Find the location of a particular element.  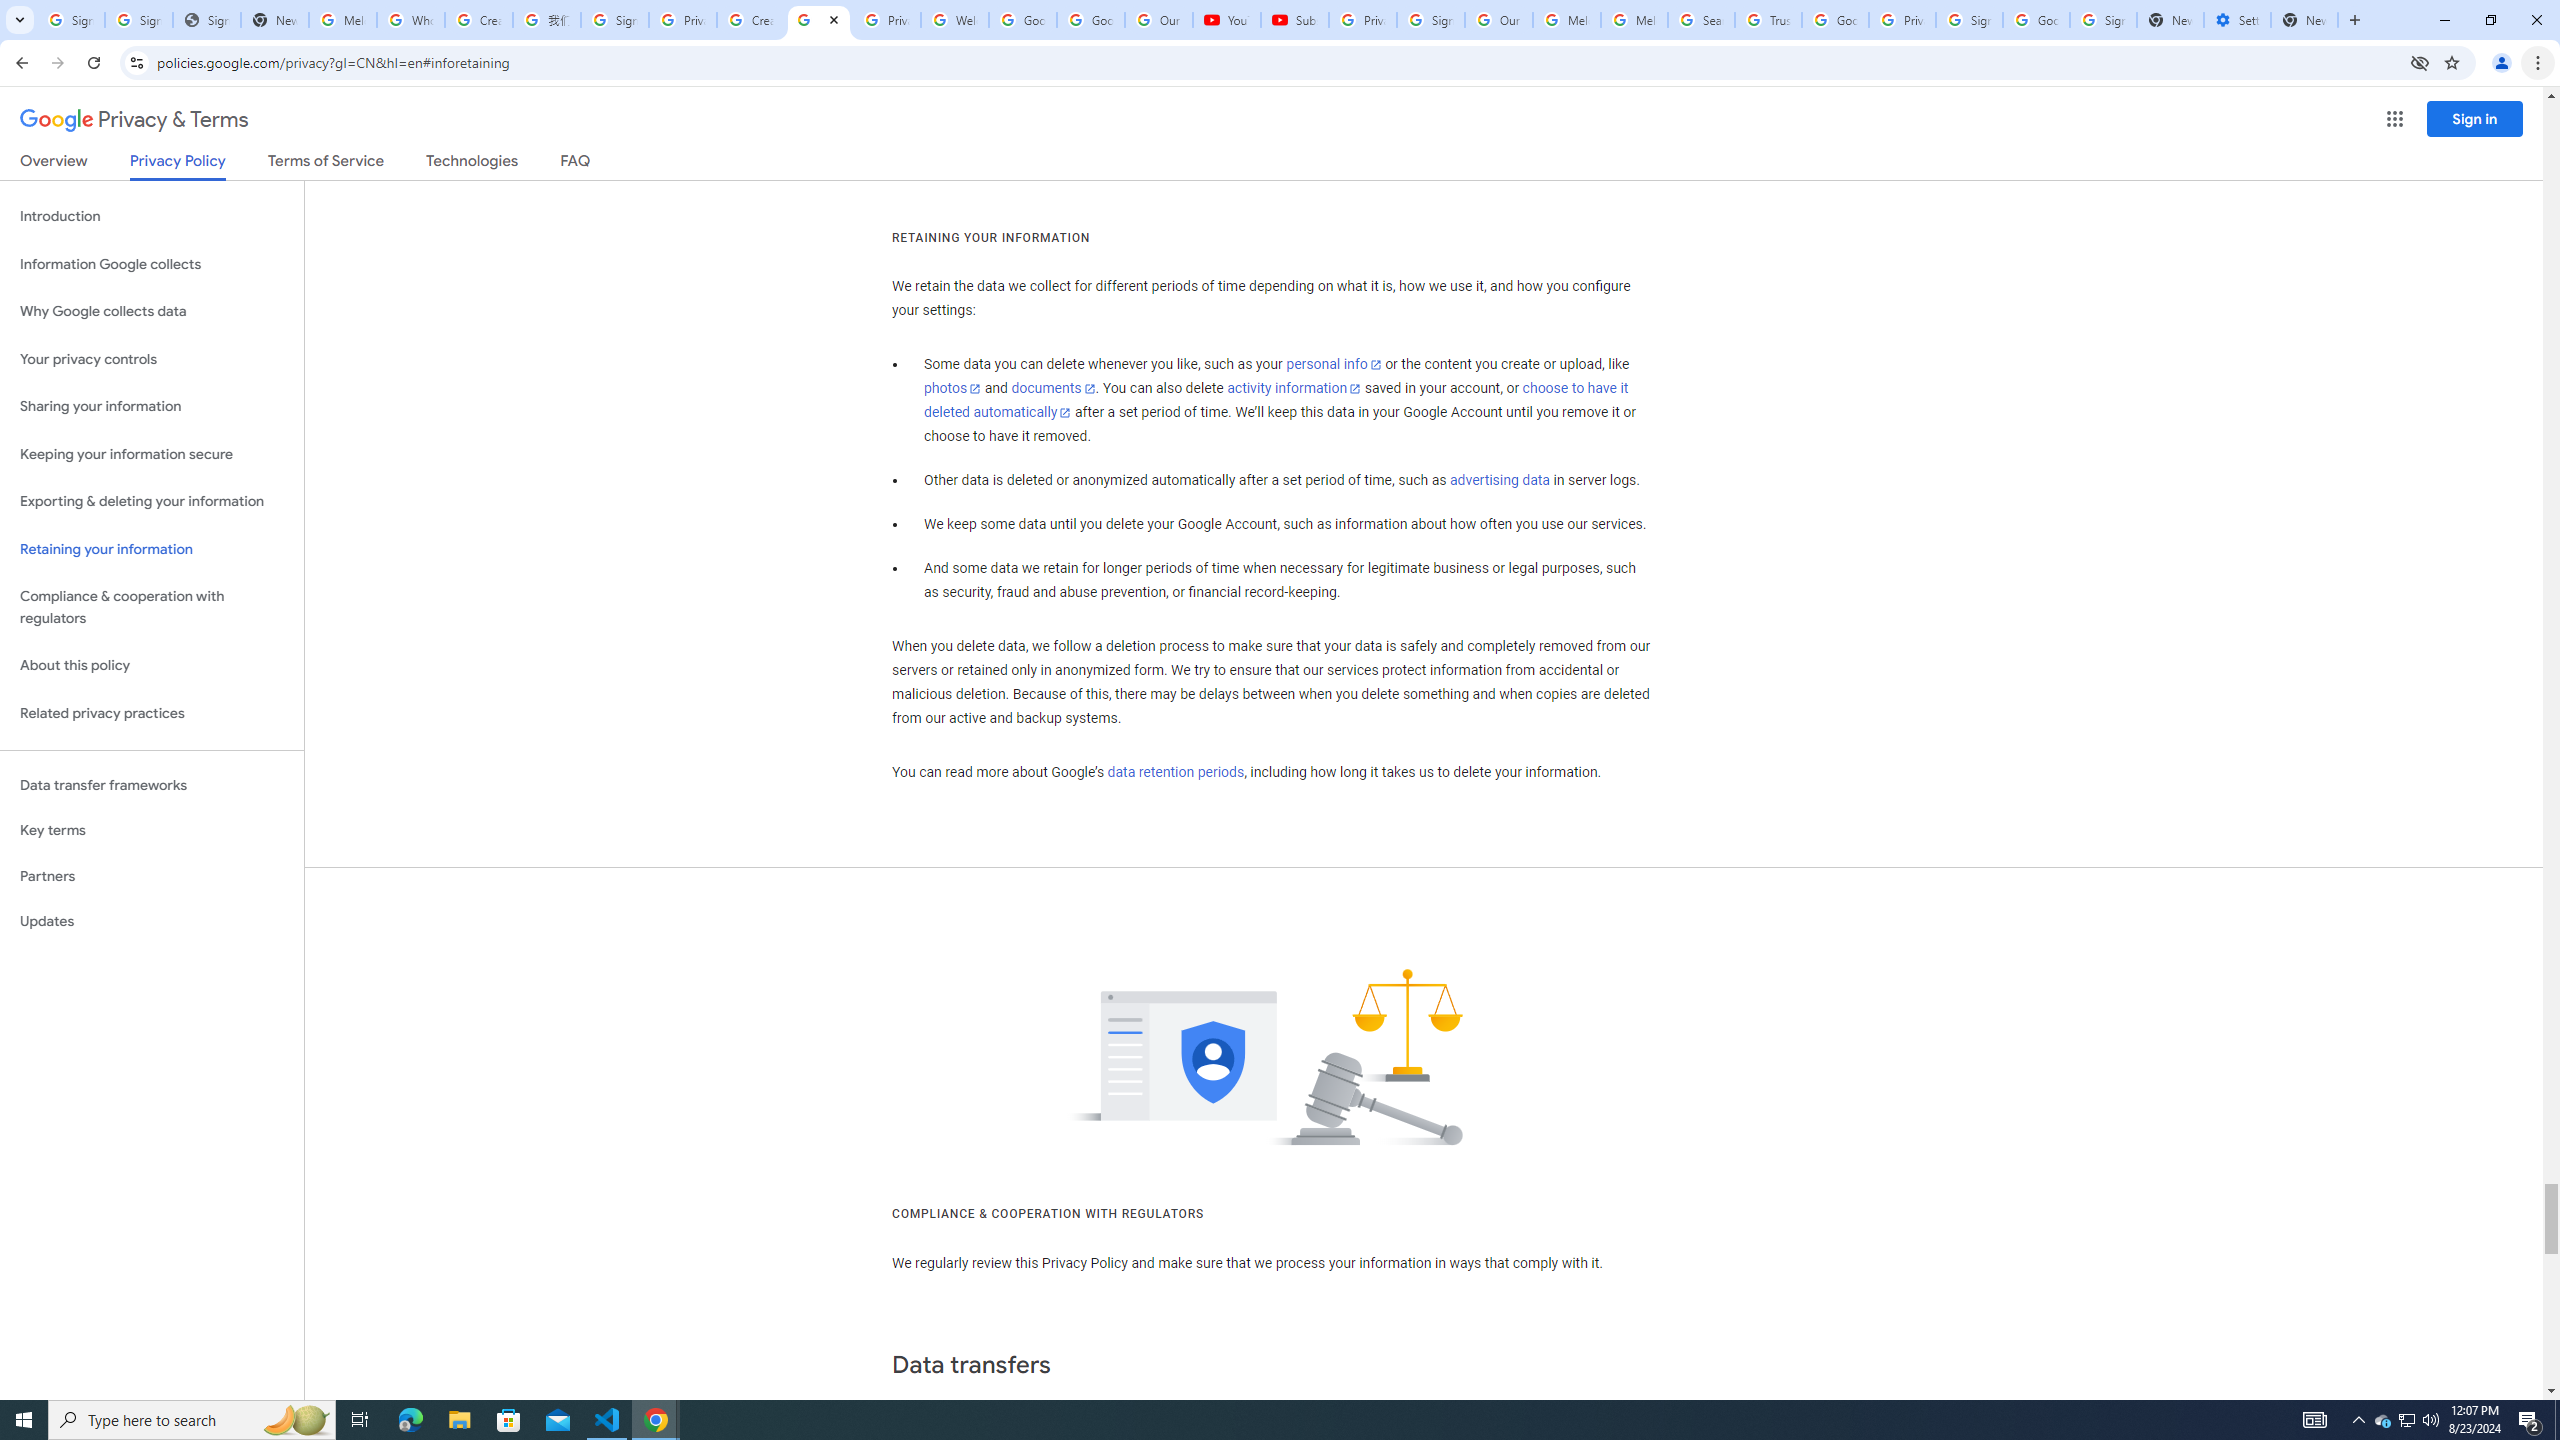

'Third-party cookies blocked' is located at coordinates (2420, 61).